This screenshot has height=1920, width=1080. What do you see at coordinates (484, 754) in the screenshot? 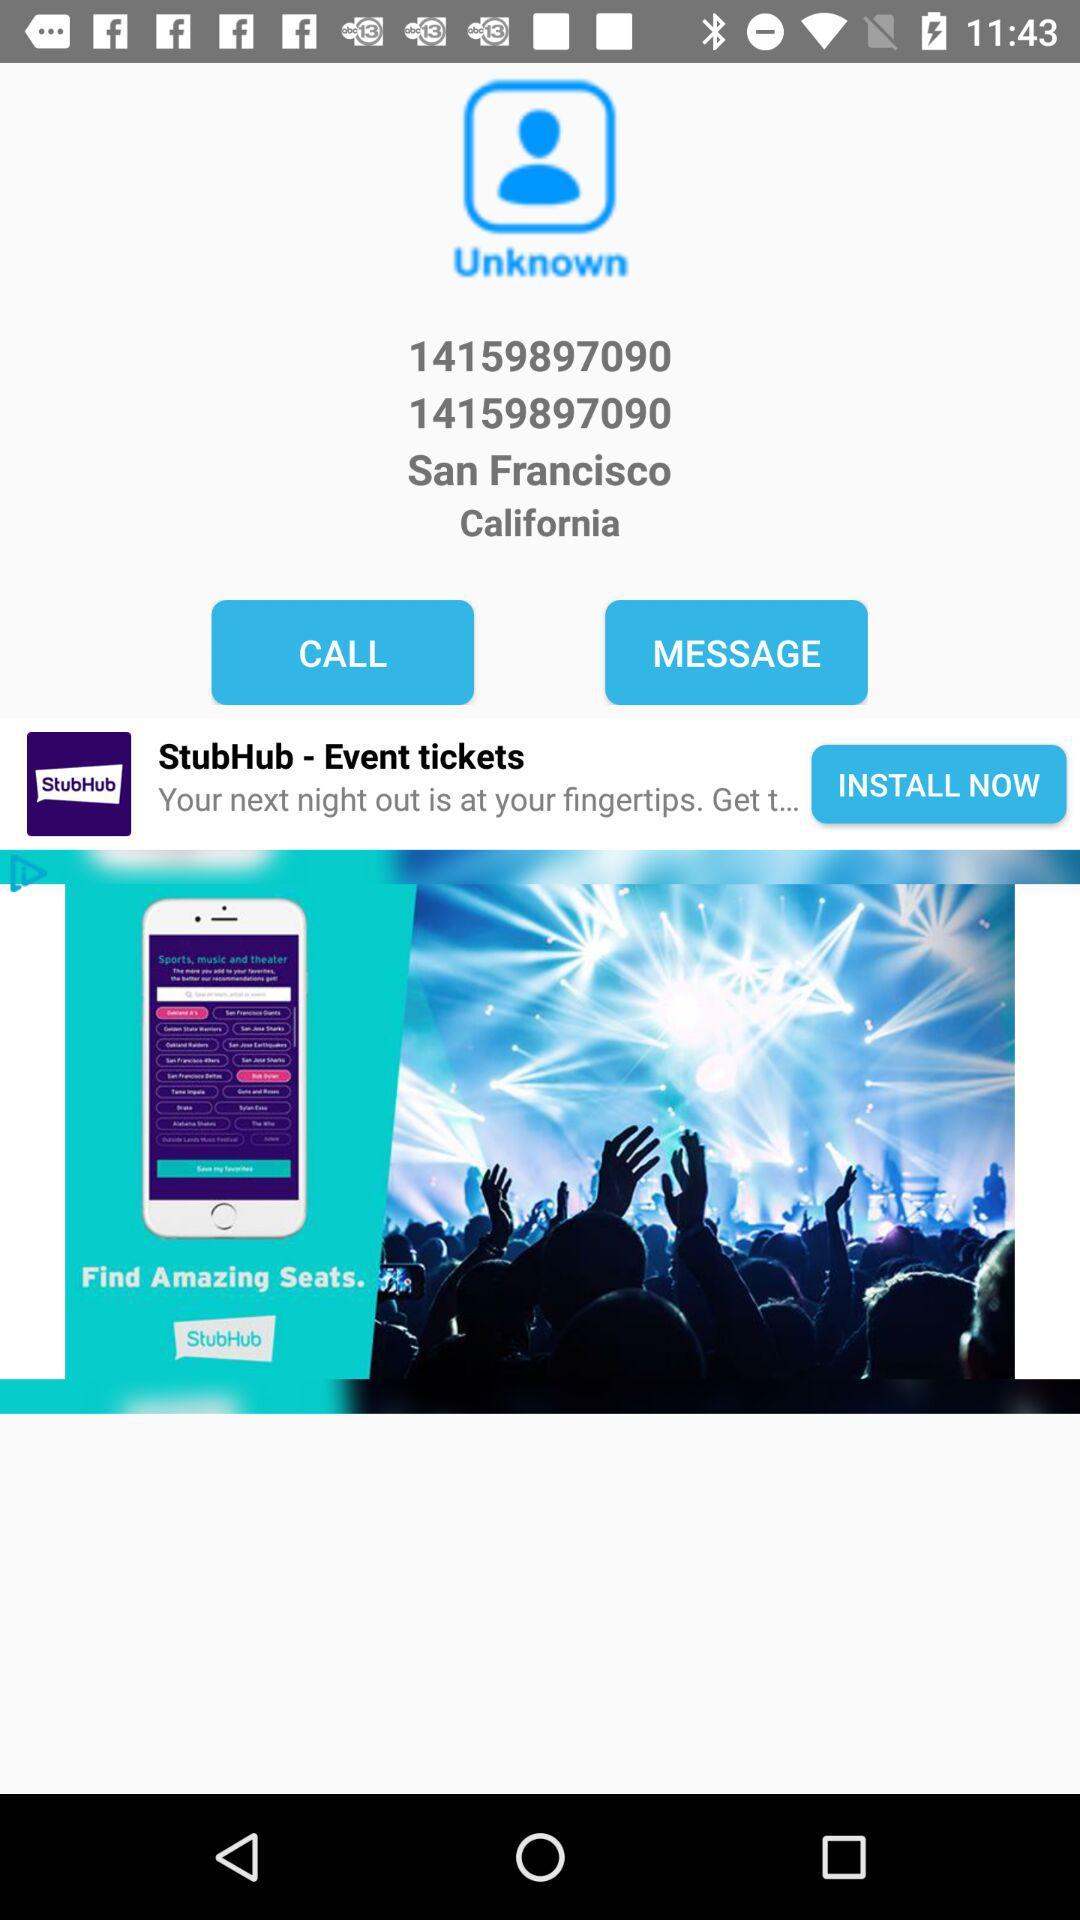
I see `the icon above the your next night` at bounding box center [484, 754].